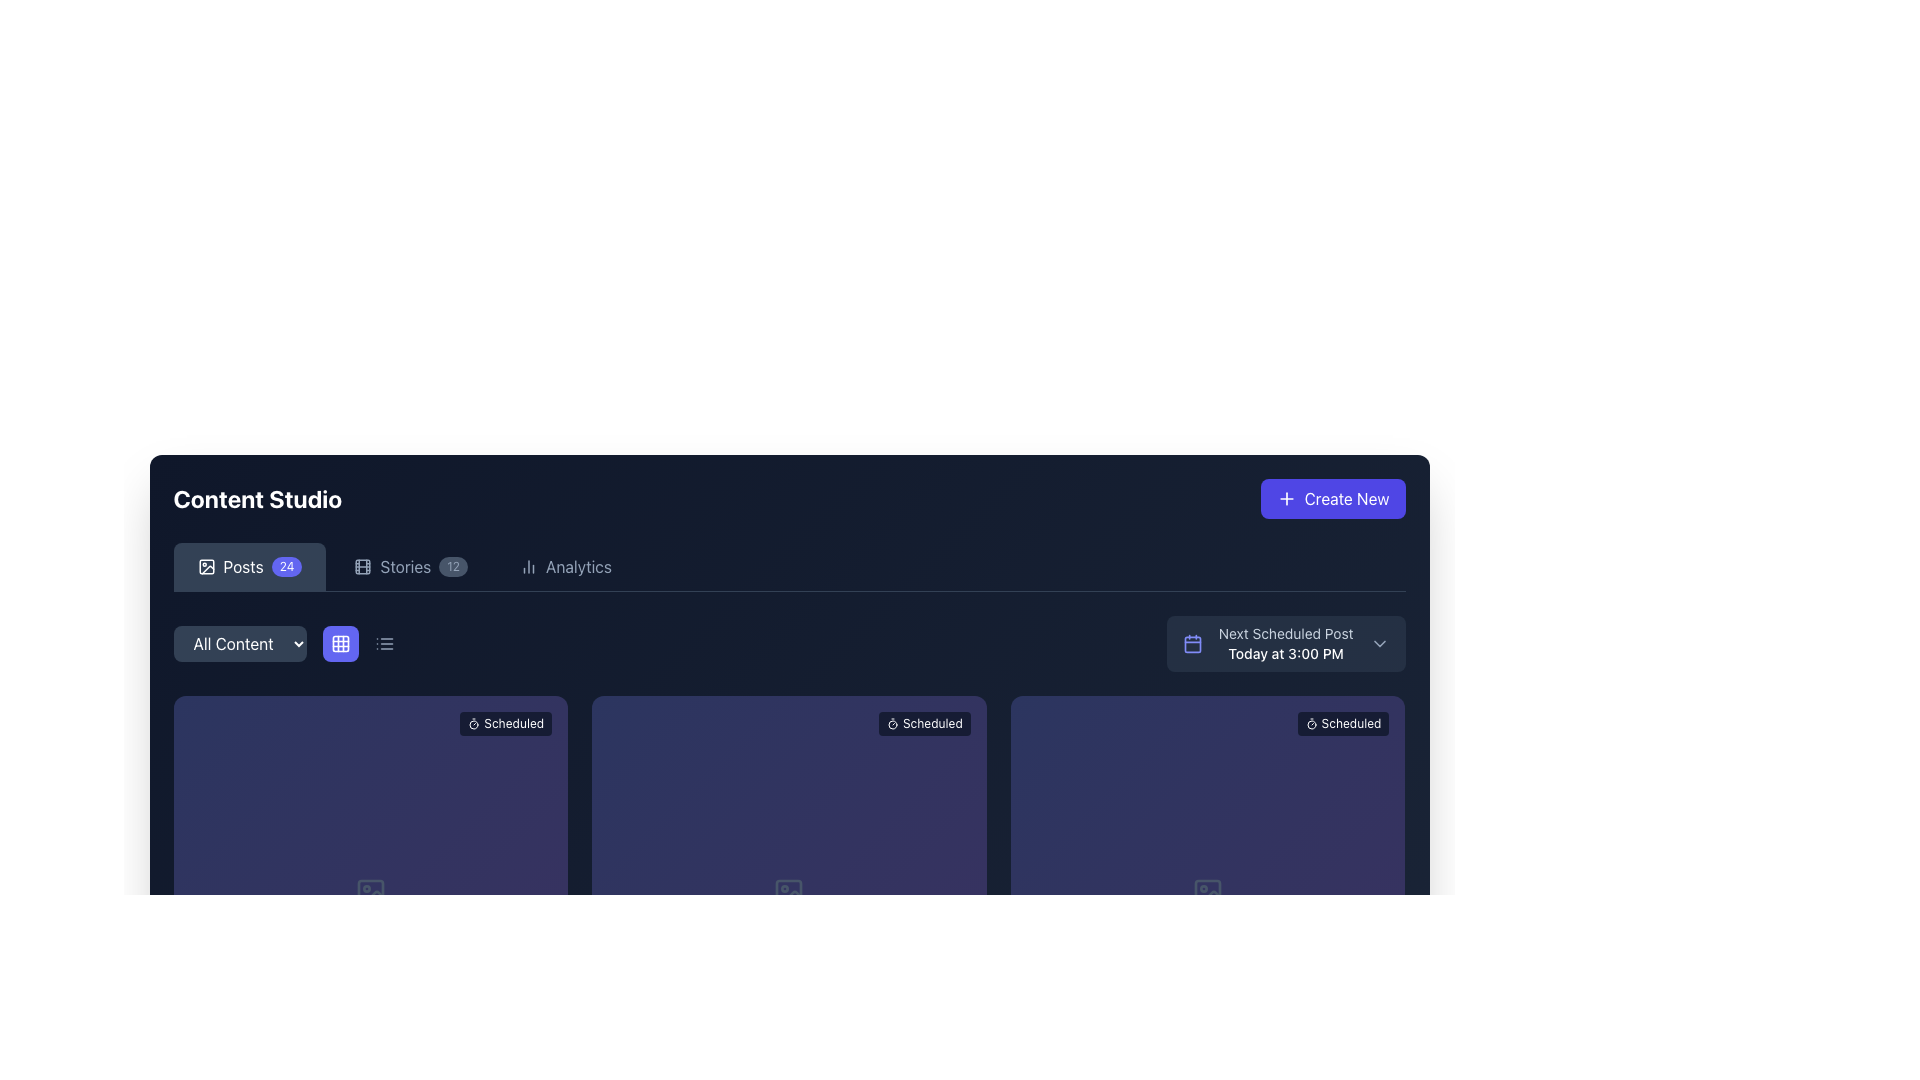 This screenshot has height=1080, width=1920. I want to click on the small rectangular icon element located centrally among other components in the top-right portion of the interface, so click(363, 567).